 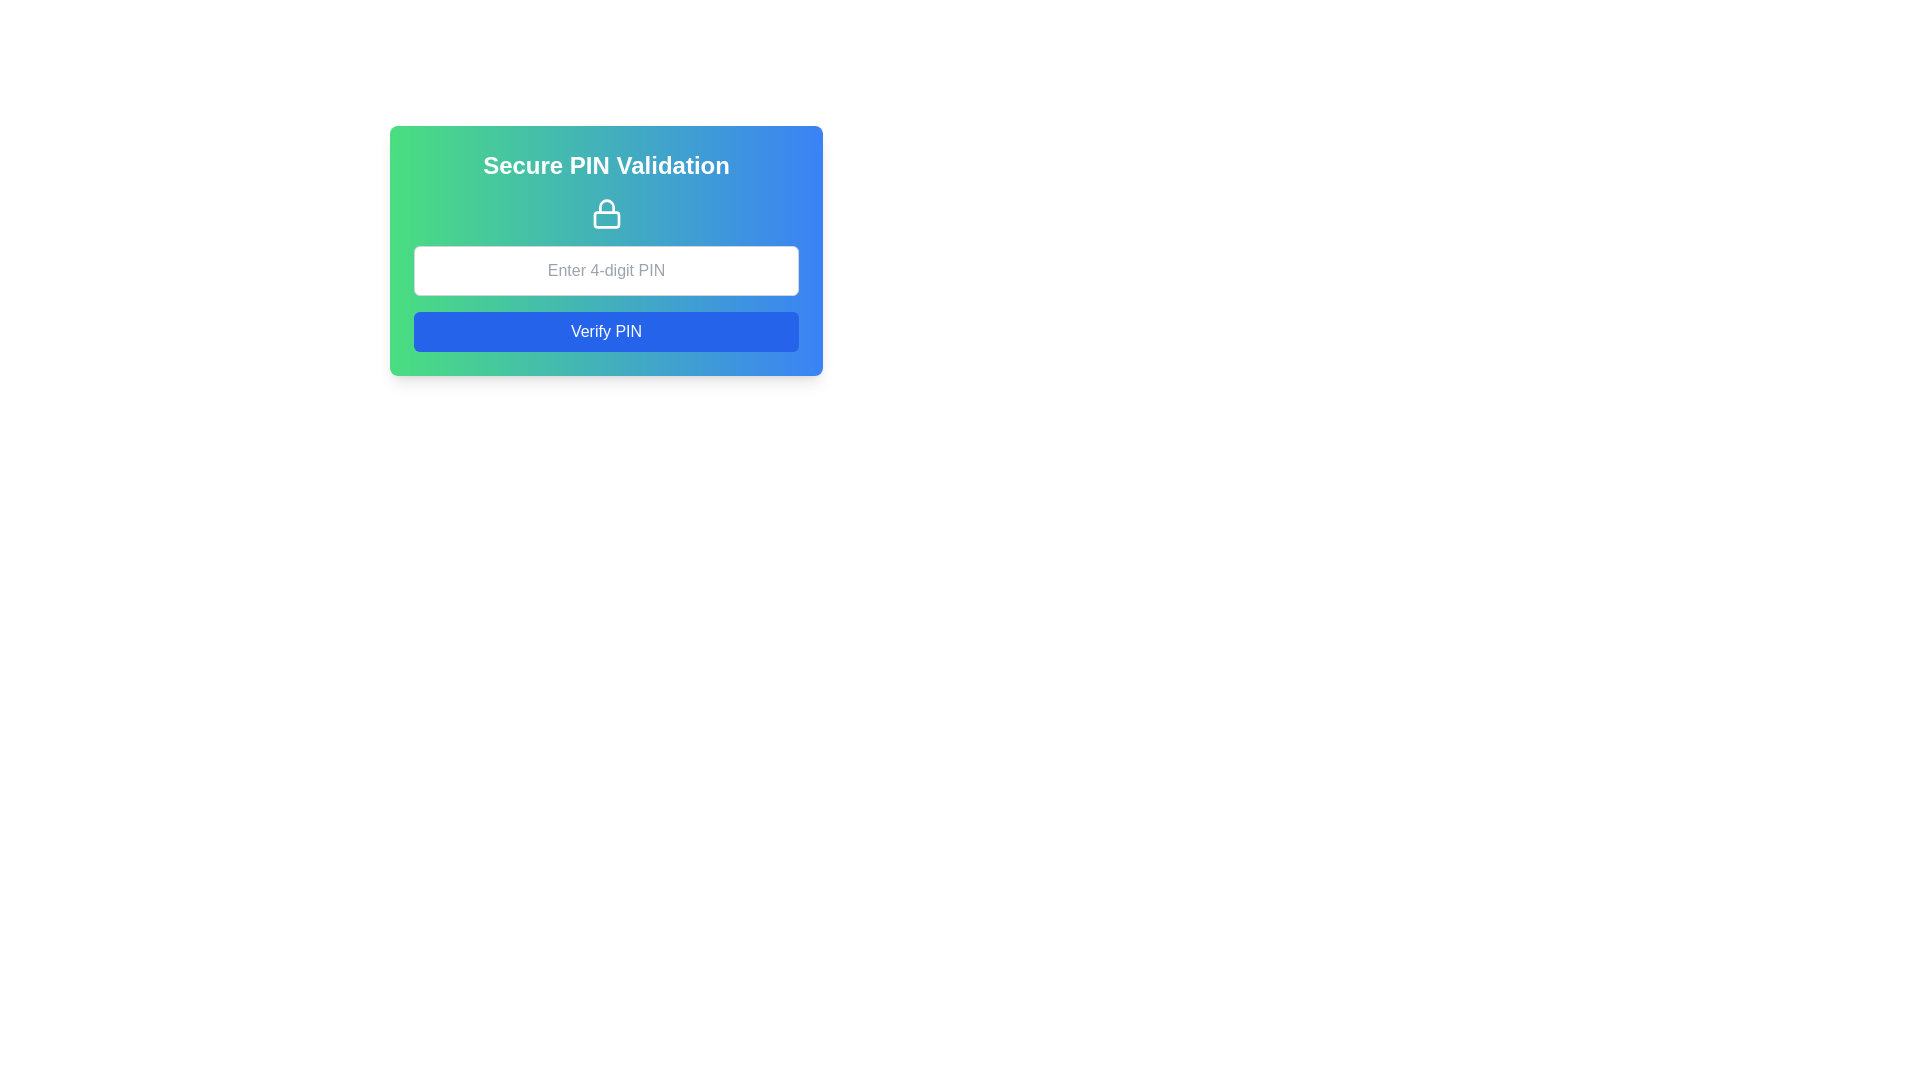 What do you see at coordinates (605, 213) in the screenshot?
I see `the lock icon that signifies the security of the PIN input process, located above the PIN input field in the 'Secure PIN Validation' box` at bounding box center [605, 213].